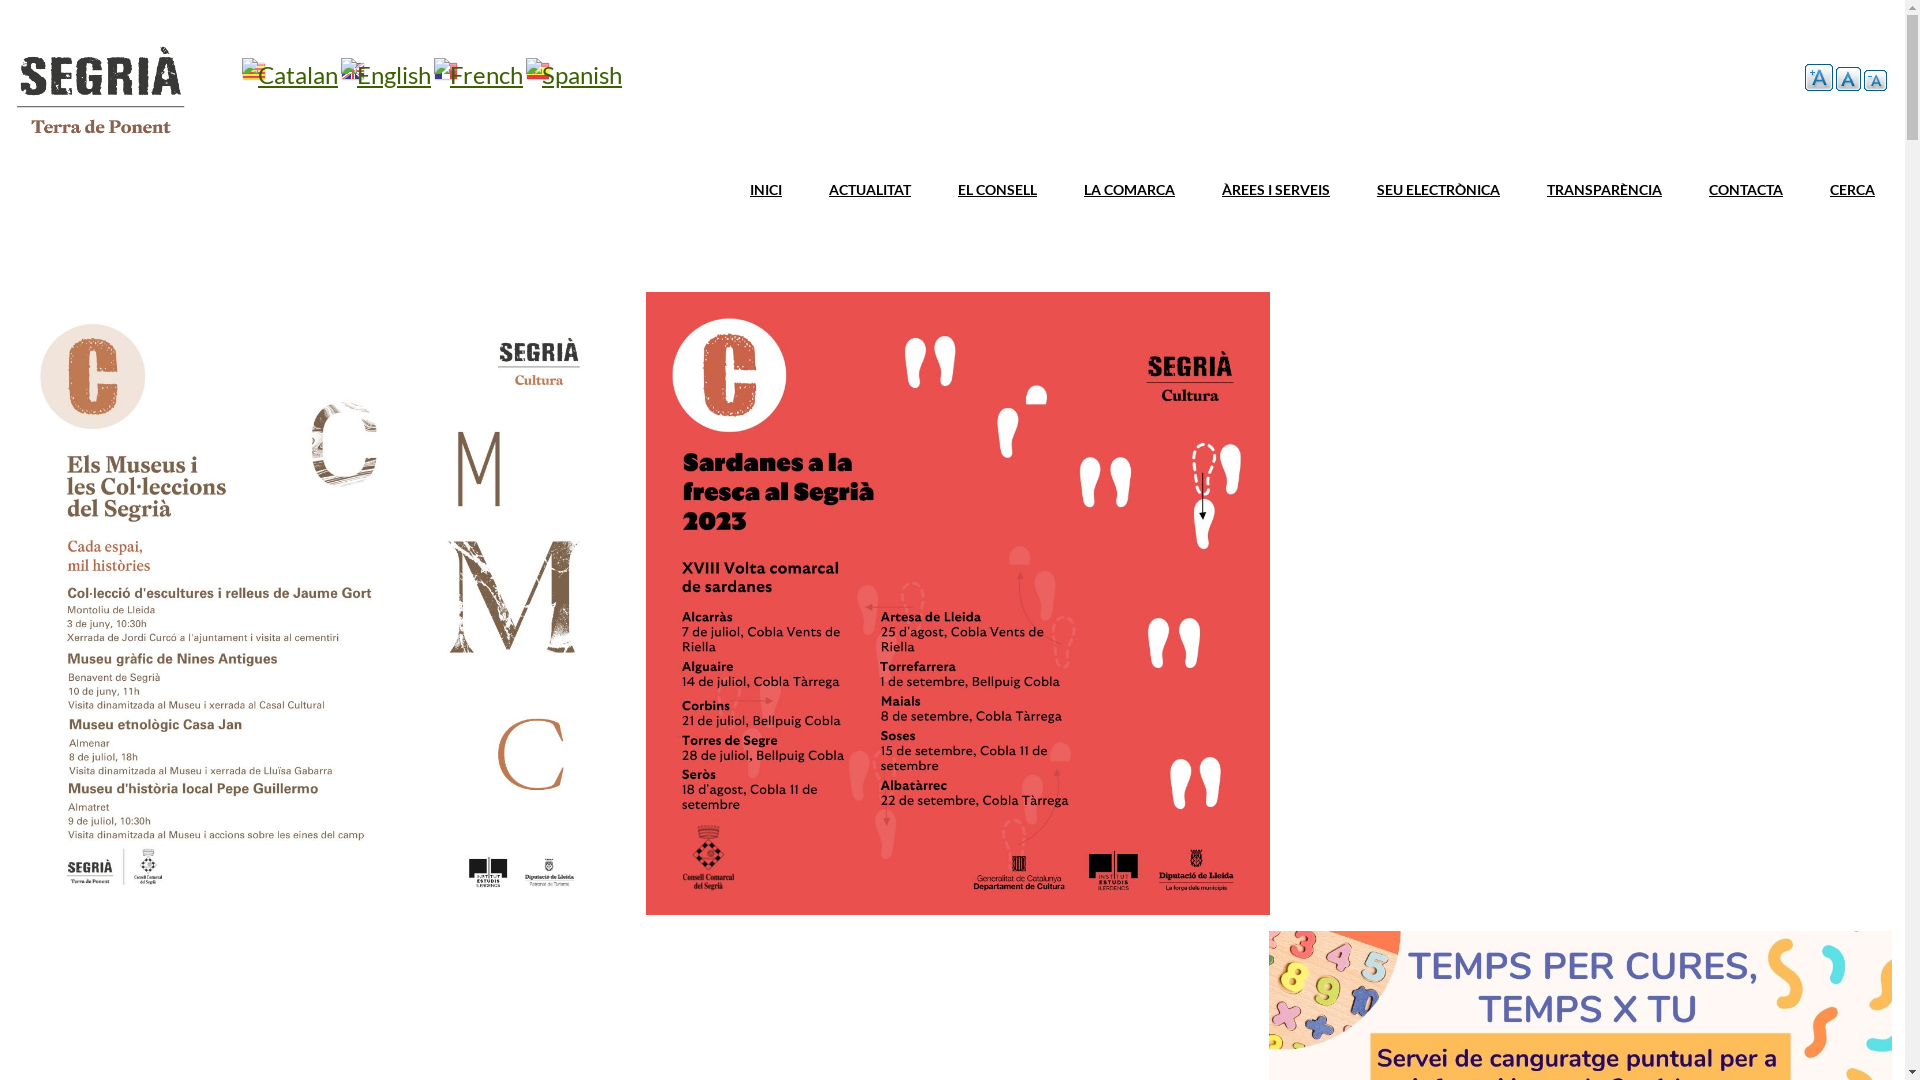 The width and height of the screenshot is (1920, 1080). I want to click on 'A', so click(1804, 76).